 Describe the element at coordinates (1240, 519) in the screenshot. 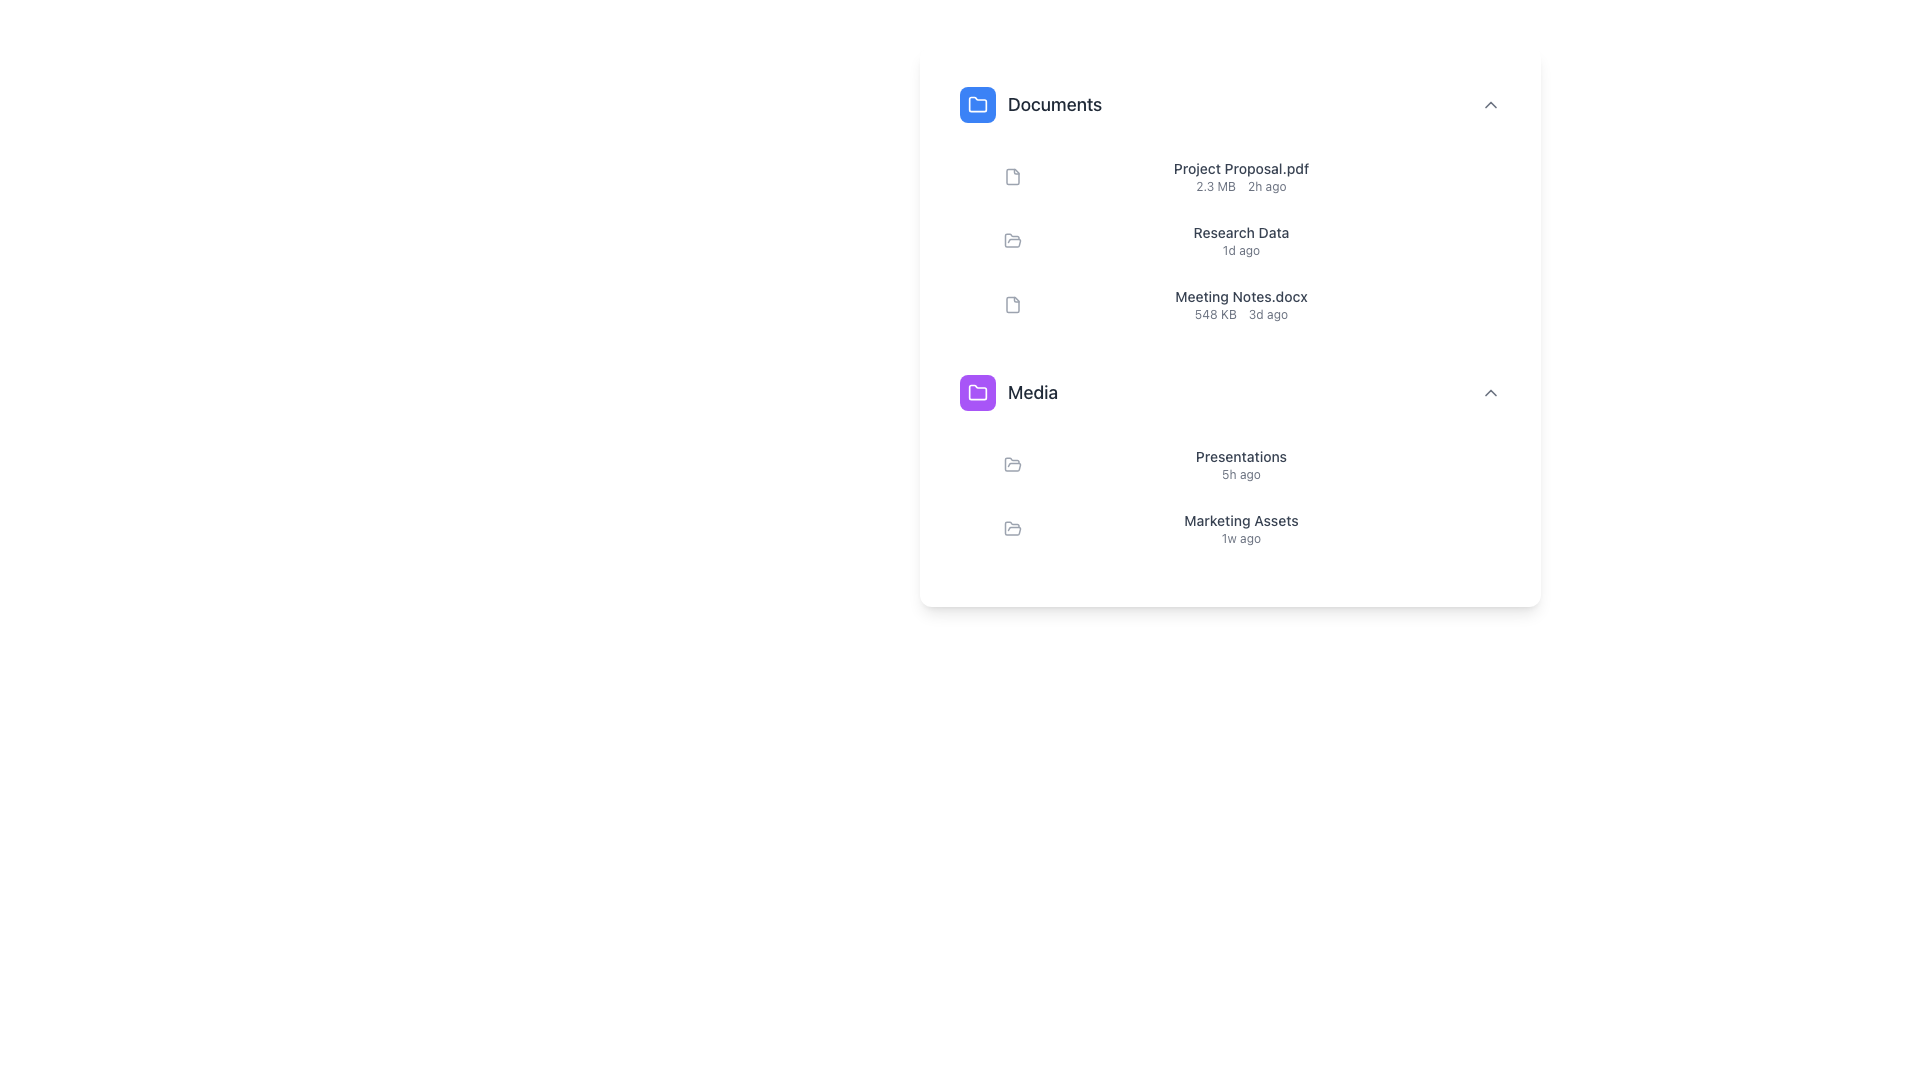

I see `the 'Marketing Assets' text label` at that location.